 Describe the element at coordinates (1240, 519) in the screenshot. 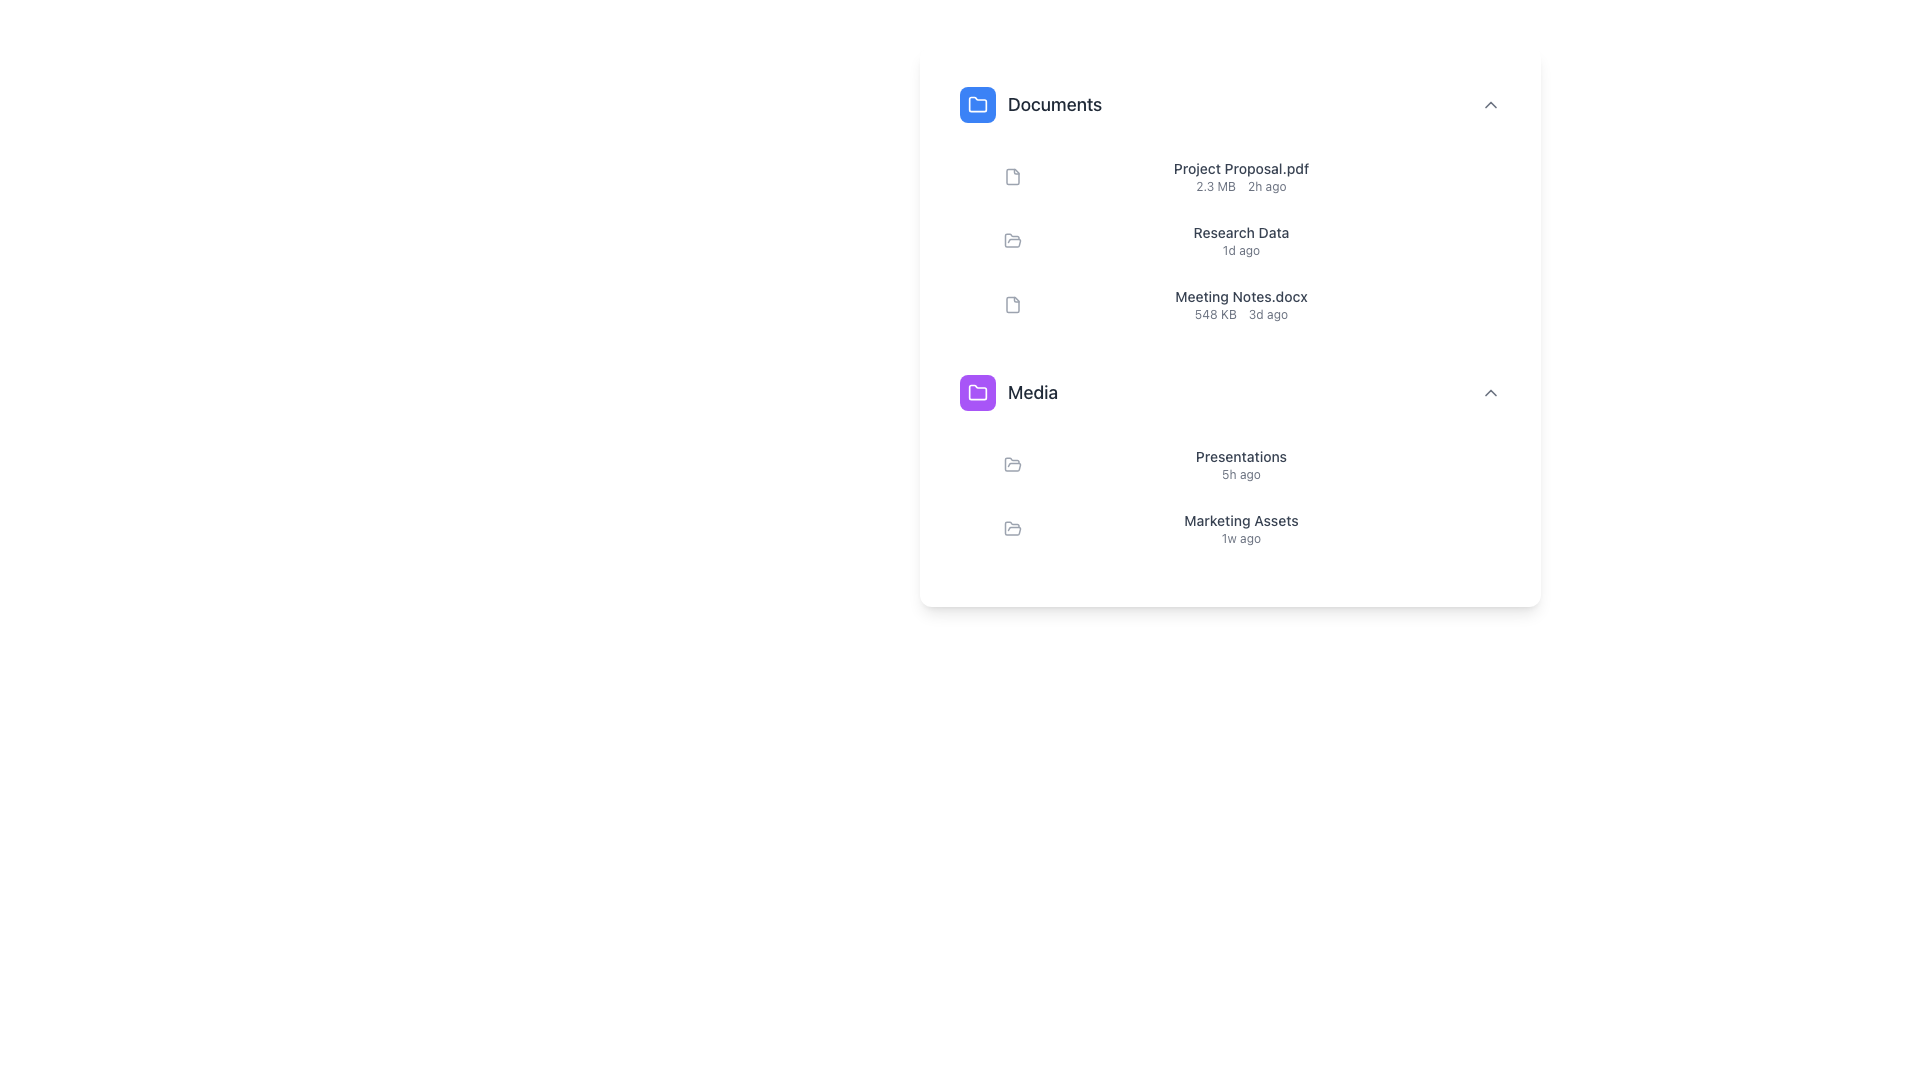

I see `the 'Marketing Assets' text label` at that location.